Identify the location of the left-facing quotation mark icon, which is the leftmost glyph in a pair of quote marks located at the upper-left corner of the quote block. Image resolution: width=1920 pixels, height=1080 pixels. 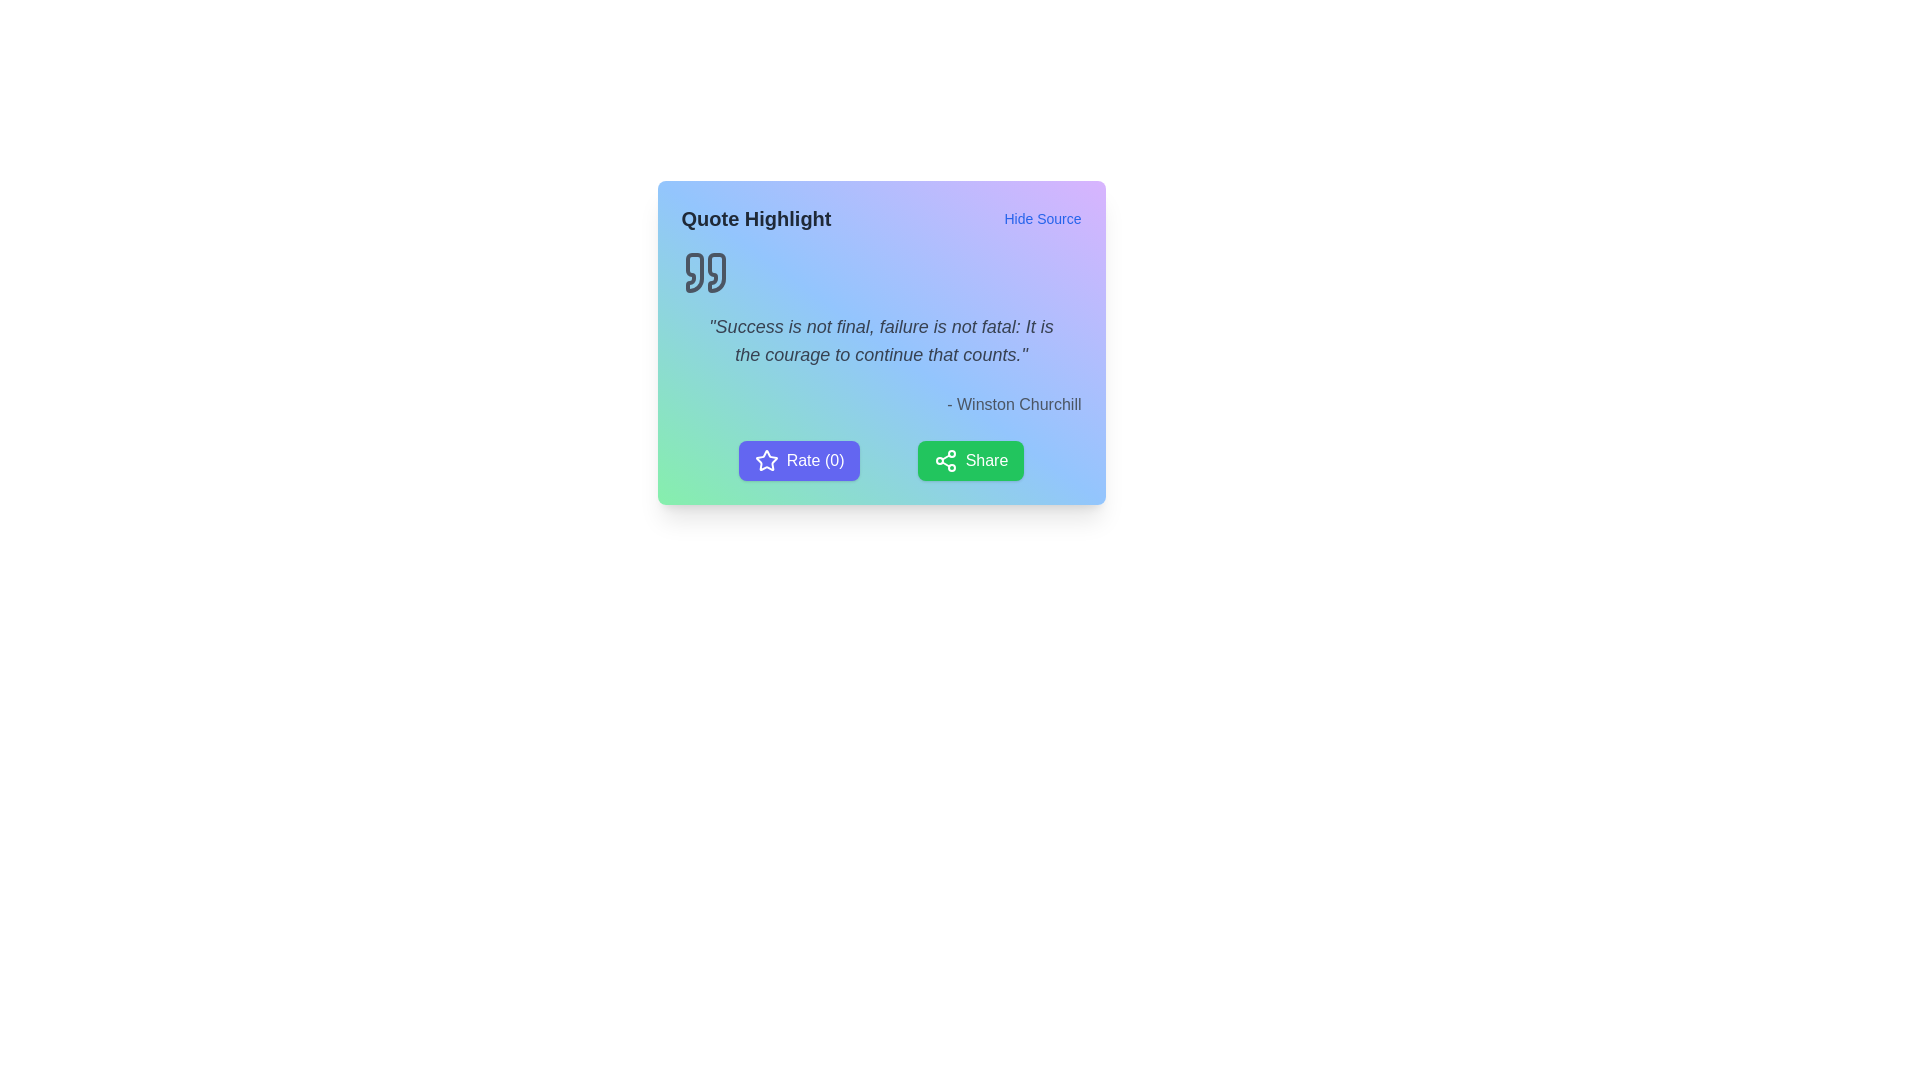
(694, 273).